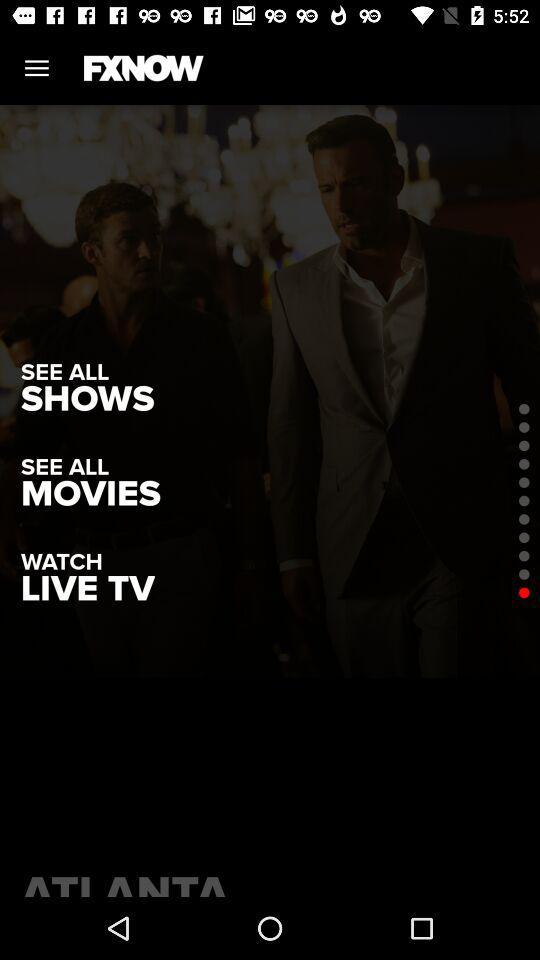 The width and height of the screenshot is (540, 960). Describe the element at coordinates (270, 880) in the screenshot. I see `atlanta  item` at that location.